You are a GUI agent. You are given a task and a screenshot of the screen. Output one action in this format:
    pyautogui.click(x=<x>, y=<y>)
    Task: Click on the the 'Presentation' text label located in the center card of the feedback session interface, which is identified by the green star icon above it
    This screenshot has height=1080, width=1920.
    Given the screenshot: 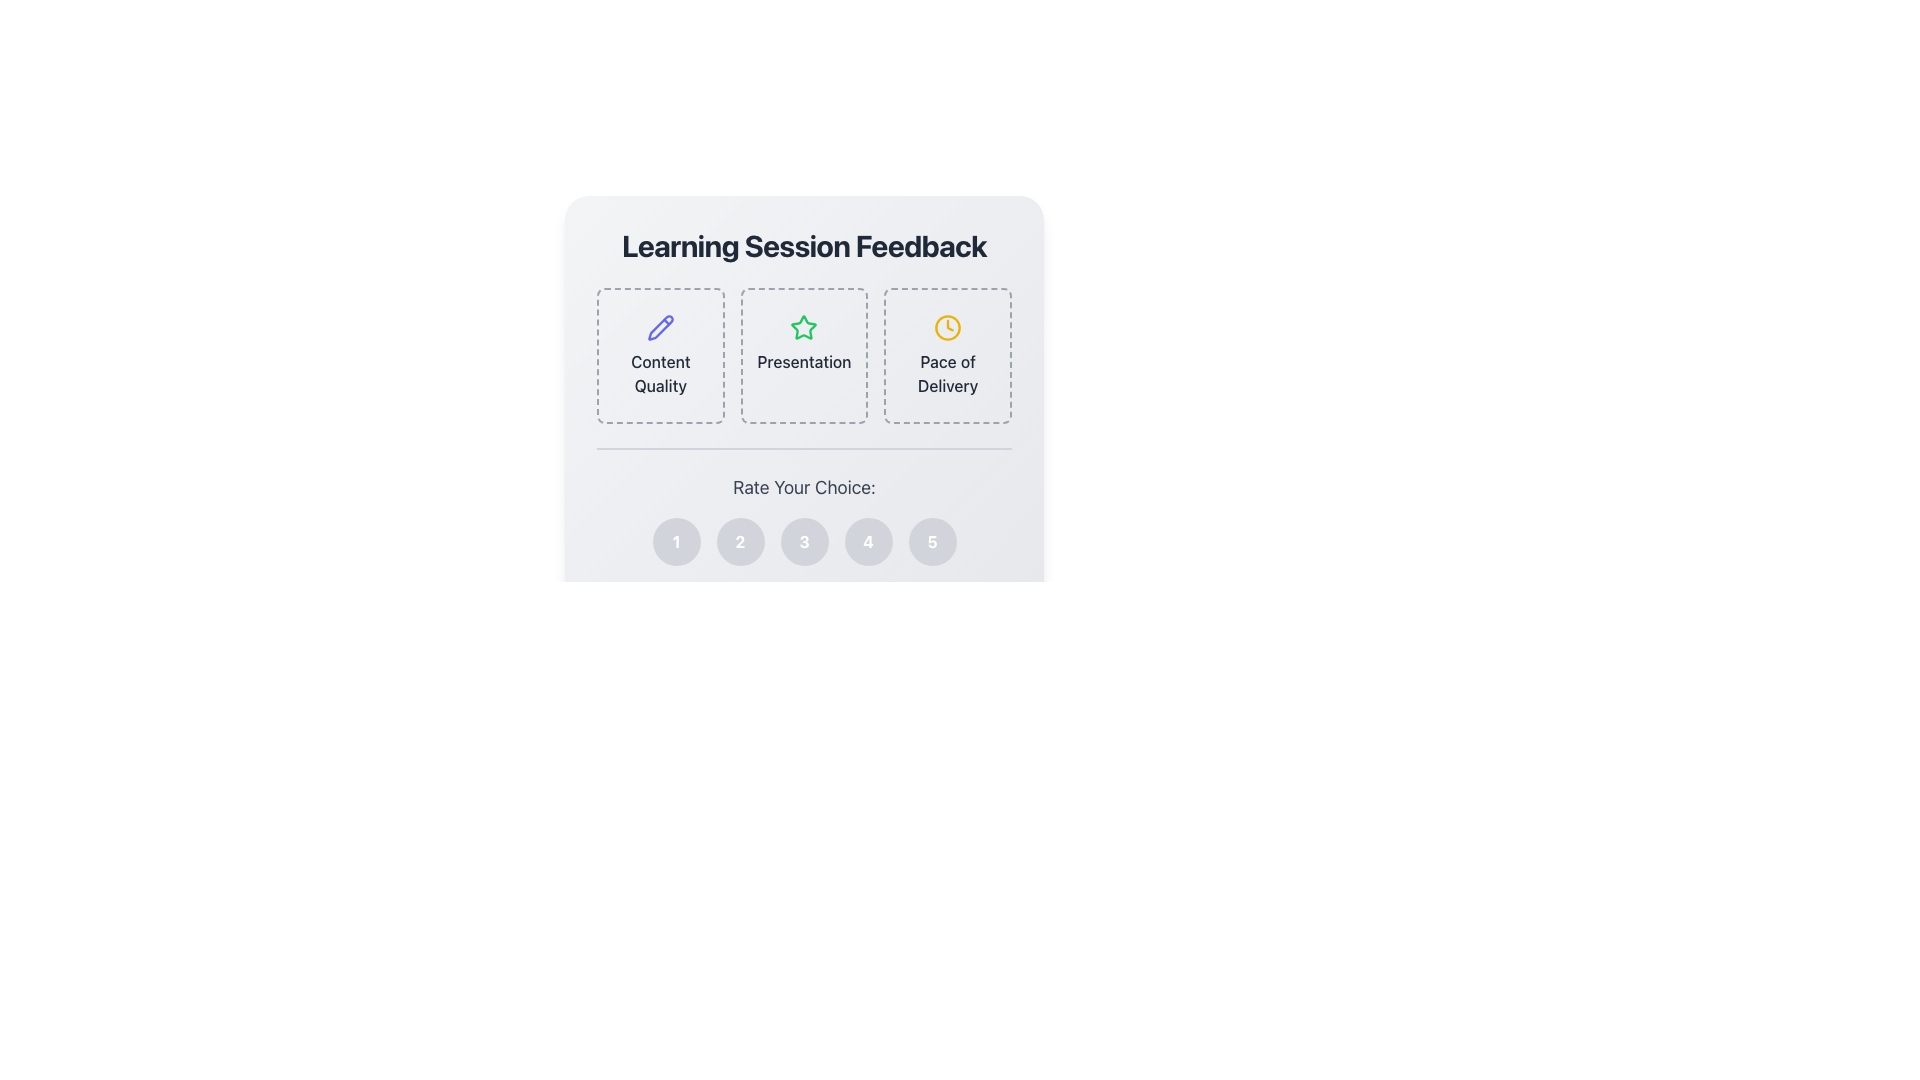 What is the action you would take?
    pyautogui.click(x=804, y=362)
    